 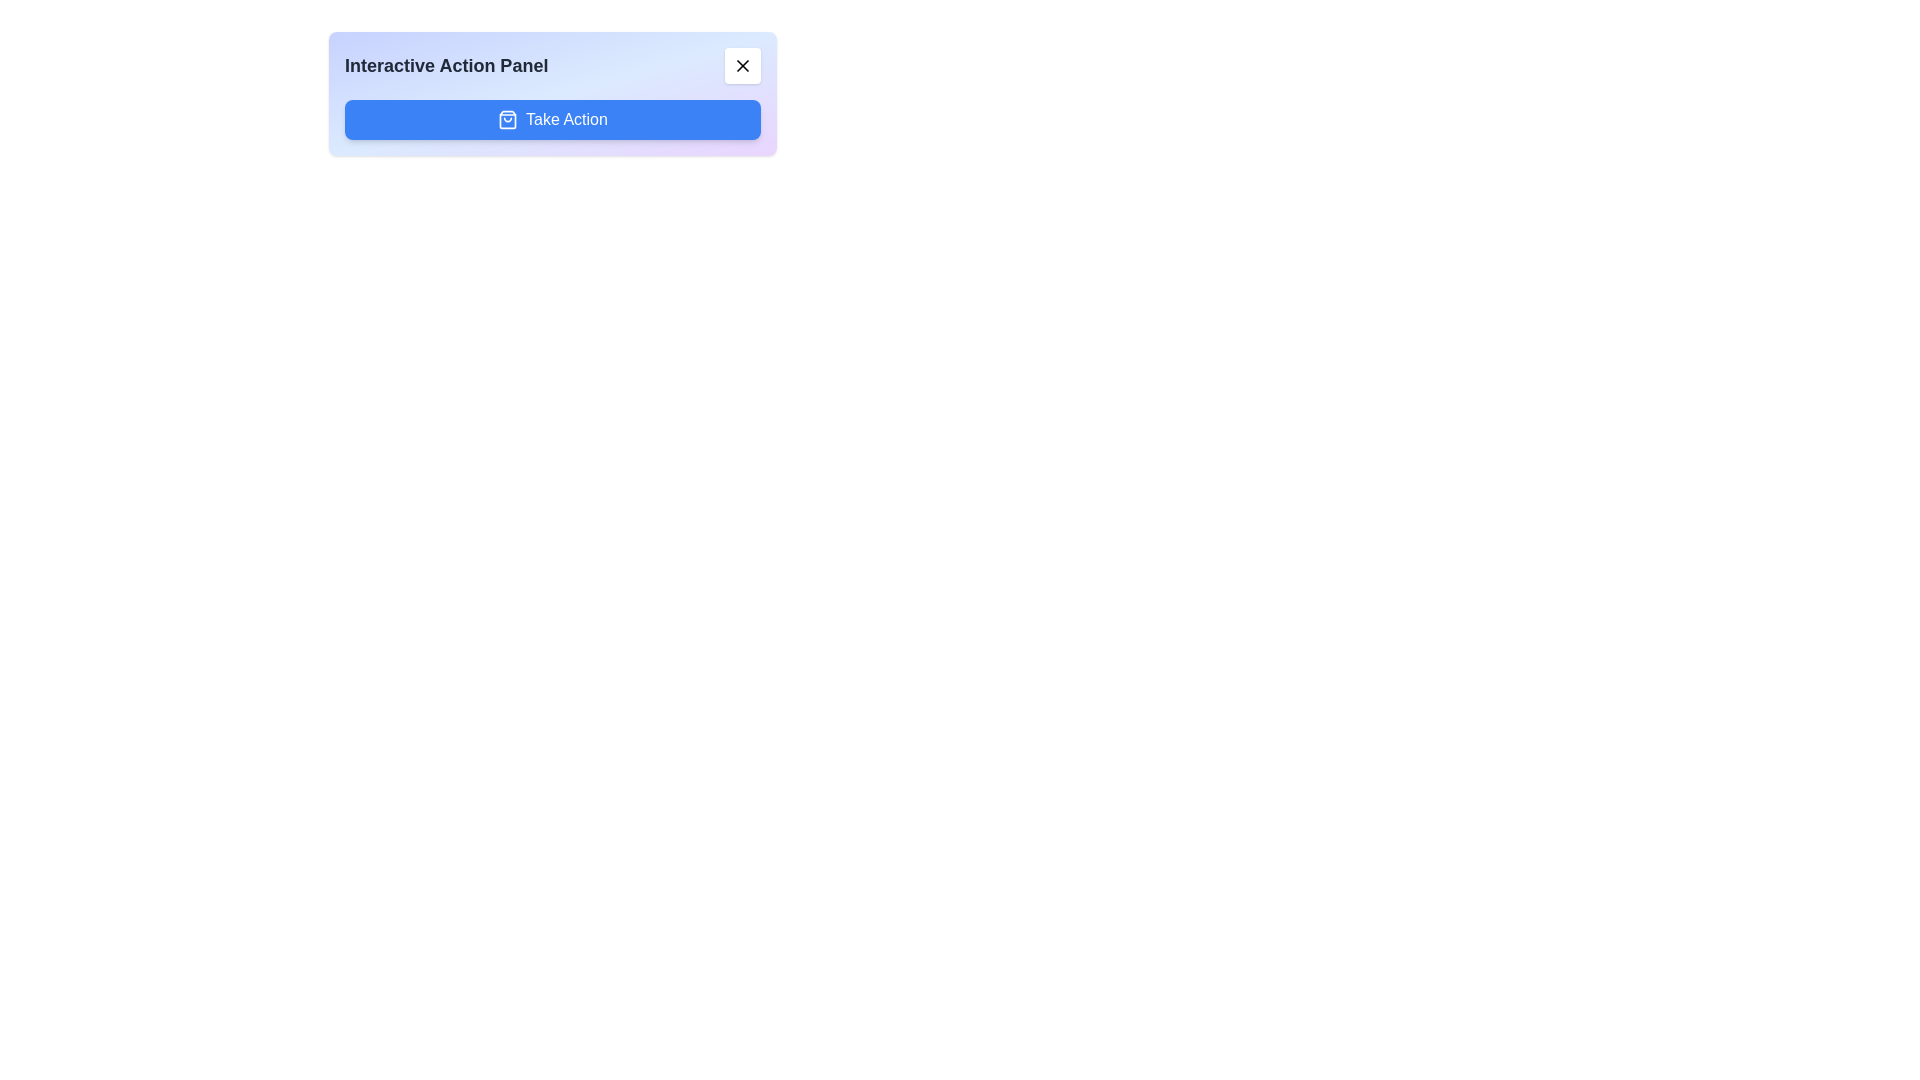 I want to click on the prominently styled blue button labeled 'Take Action' with a shopping bag icon on the left, located centrally within the 'Interactive Action Panel', so click(x=552, y=119).